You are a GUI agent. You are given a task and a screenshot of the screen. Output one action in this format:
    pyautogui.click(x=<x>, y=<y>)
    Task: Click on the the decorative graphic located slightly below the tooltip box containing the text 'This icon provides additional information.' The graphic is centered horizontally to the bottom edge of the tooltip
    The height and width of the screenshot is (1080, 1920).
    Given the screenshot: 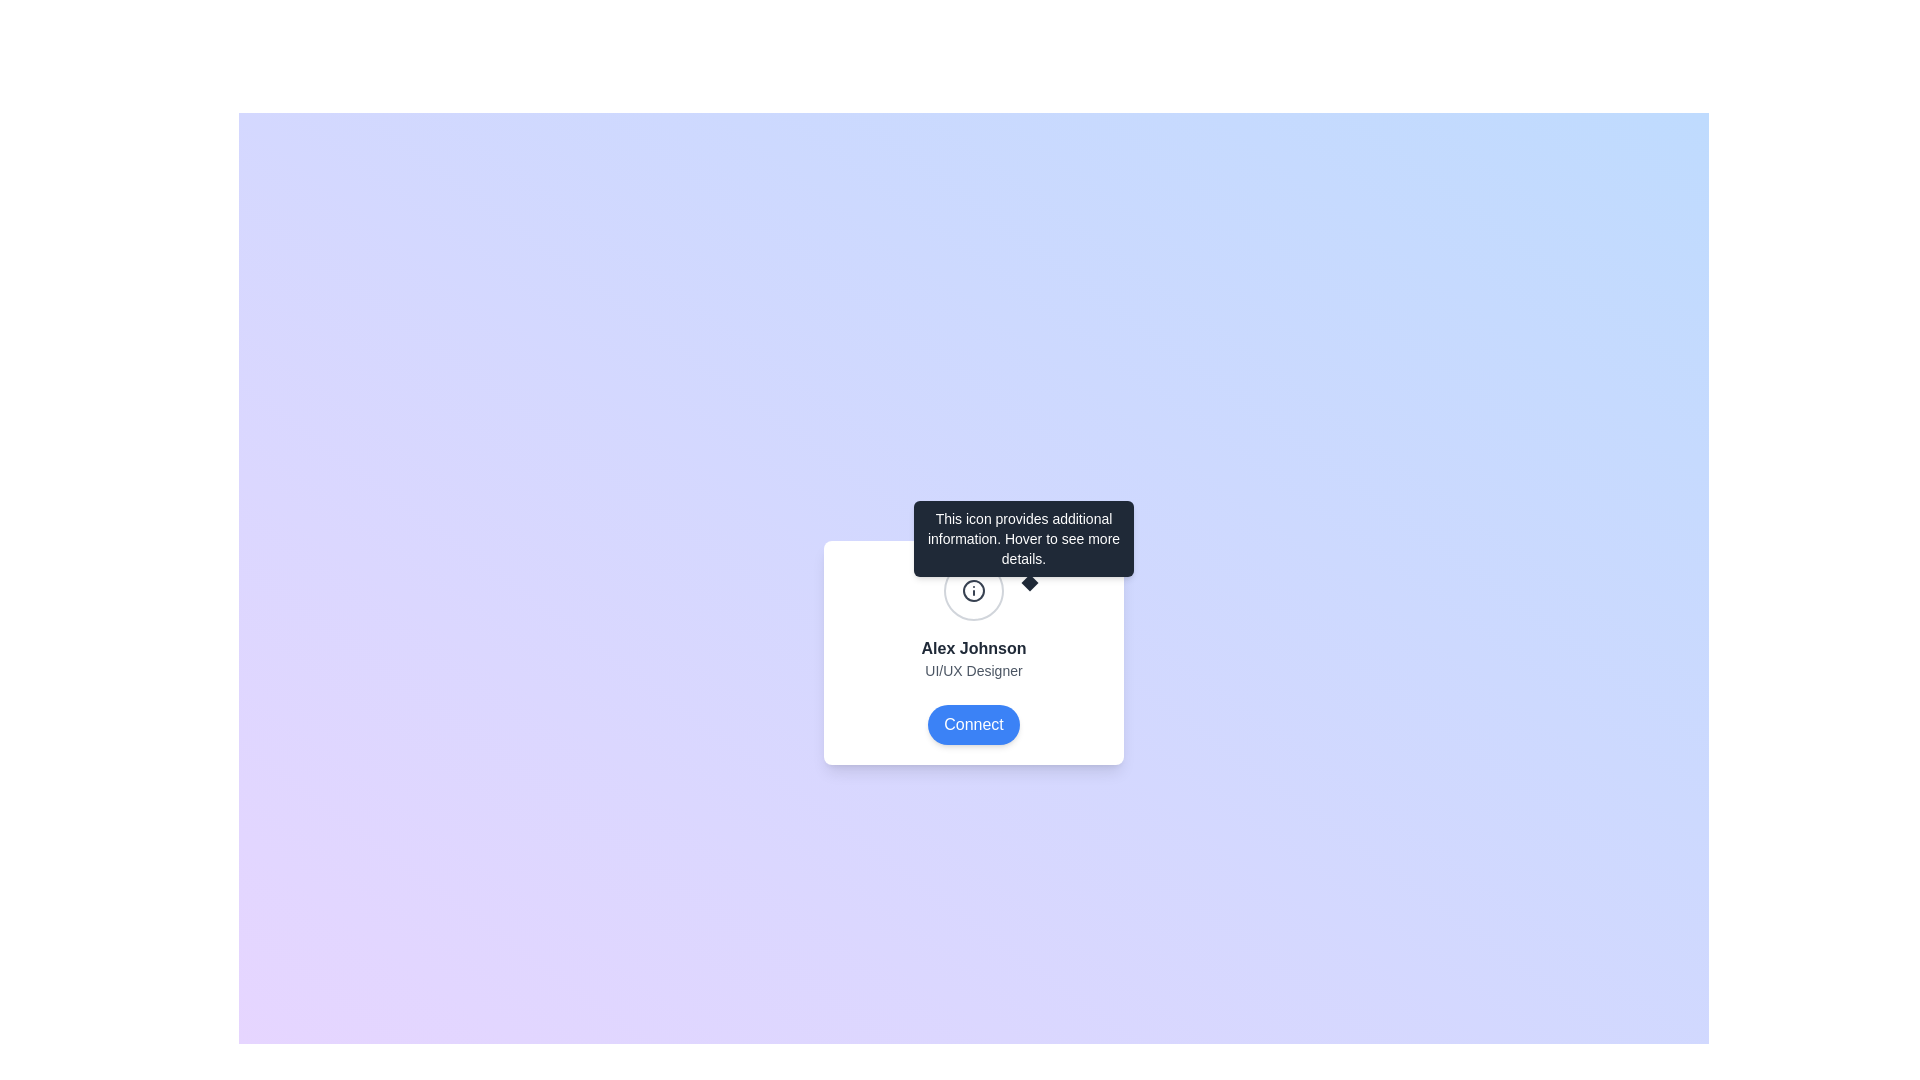 What is the action you would take?
    pyautogui.click(x=1030, y=582)
    